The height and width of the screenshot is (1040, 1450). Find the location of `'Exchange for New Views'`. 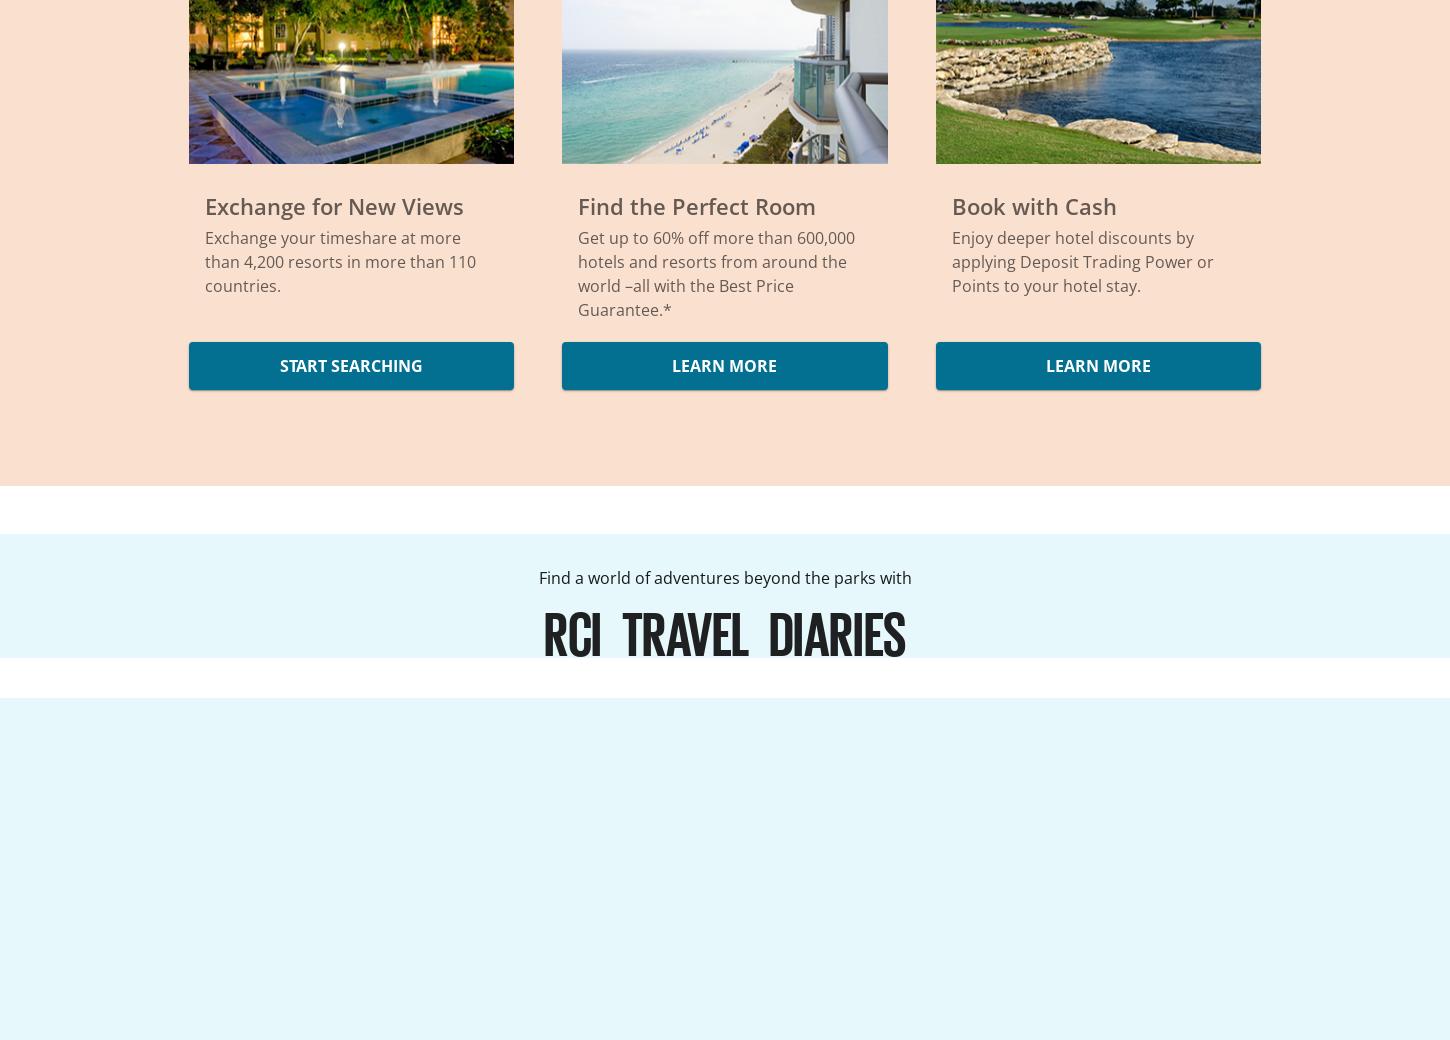

'Exchange for New Views' is located at coordinates (334, 206).